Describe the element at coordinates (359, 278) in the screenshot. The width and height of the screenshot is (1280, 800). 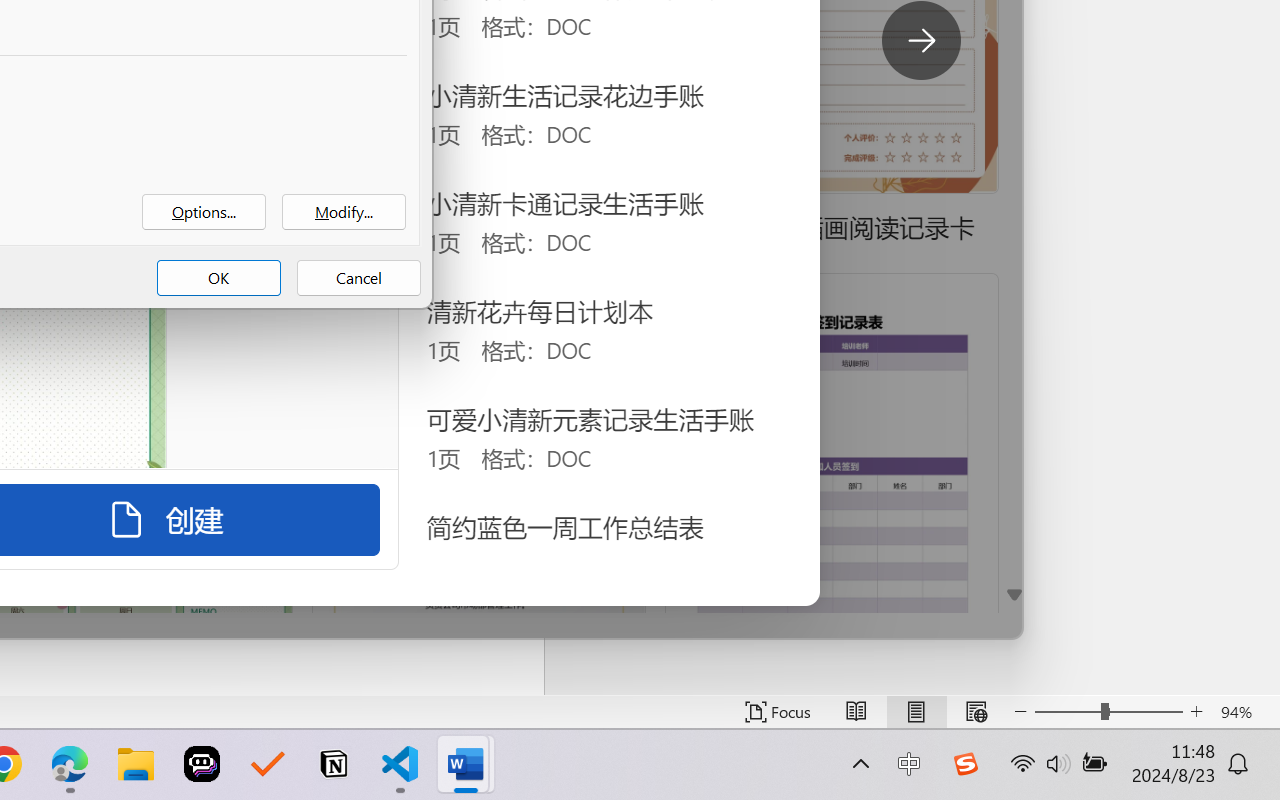
I see `'Cancel'` at that location.